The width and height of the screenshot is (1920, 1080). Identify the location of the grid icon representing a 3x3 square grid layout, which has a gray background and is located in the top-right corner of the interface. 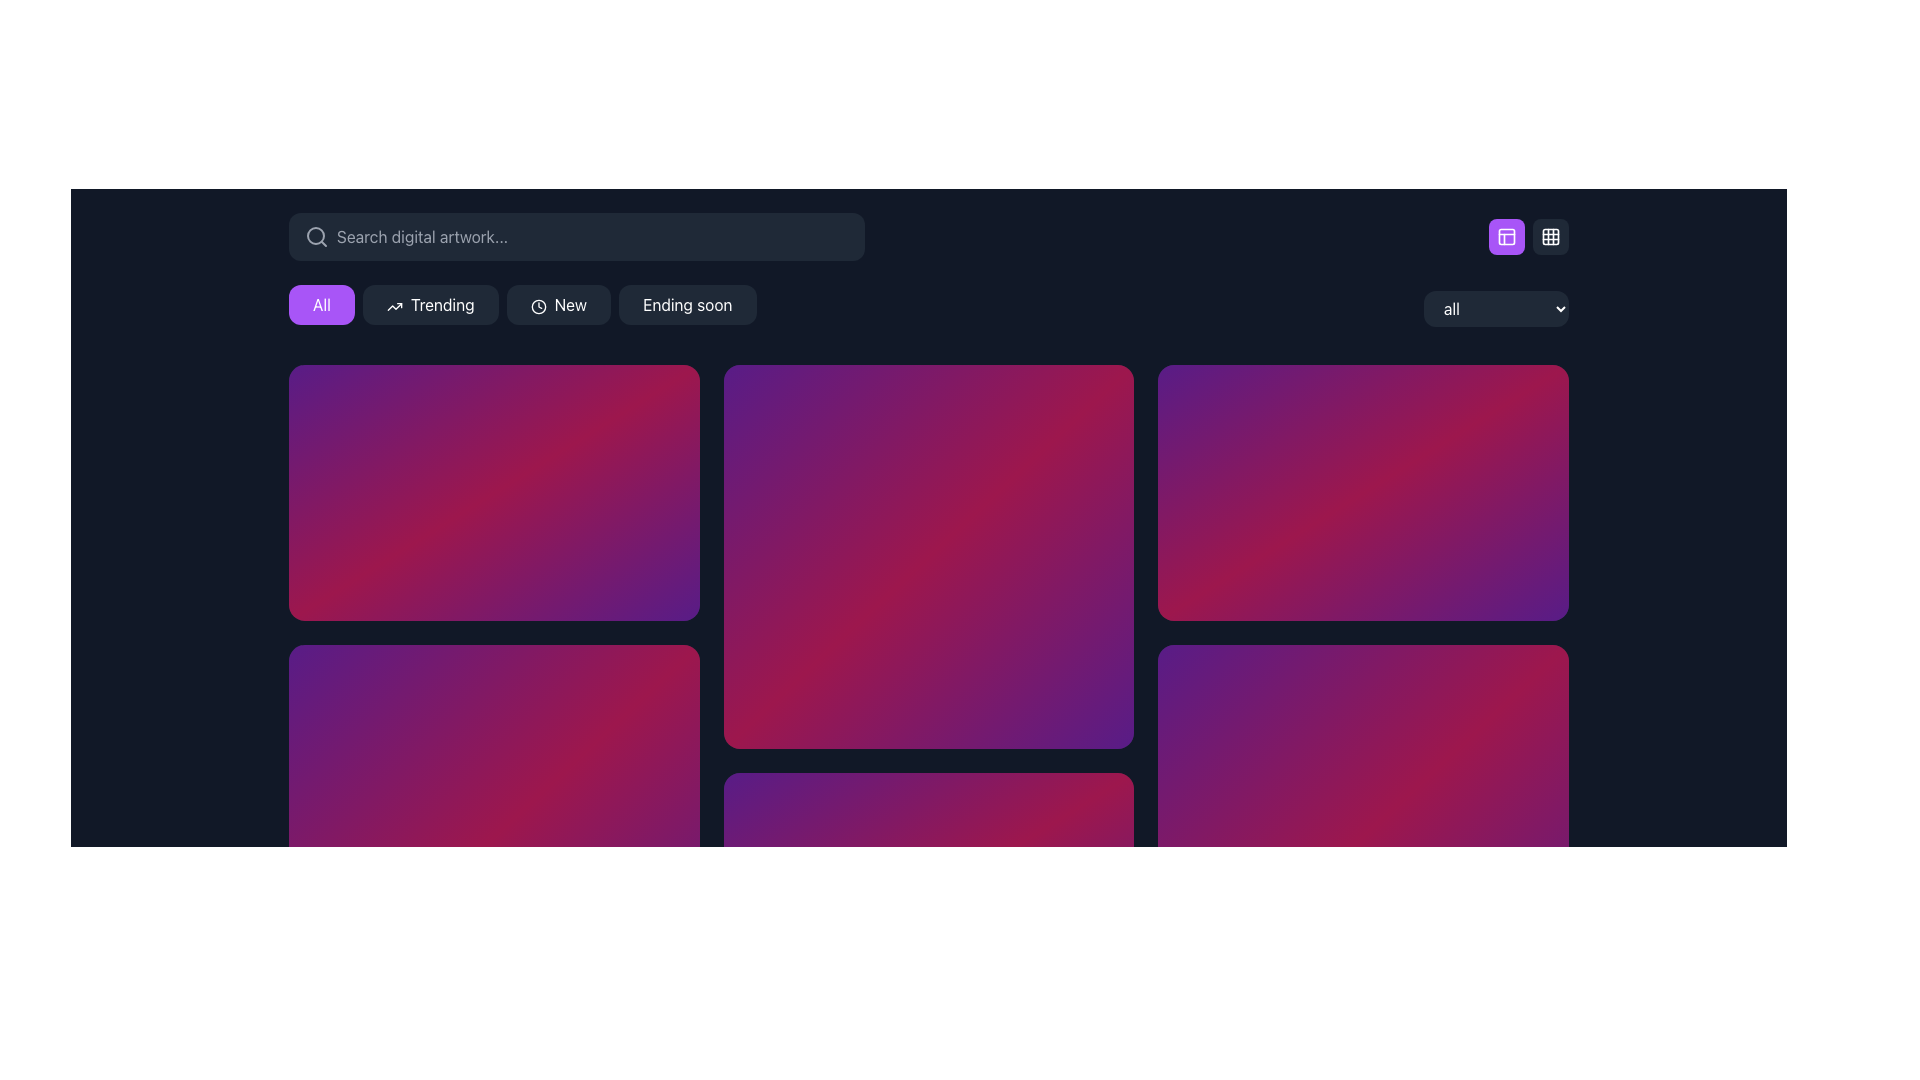
(1549, 235).